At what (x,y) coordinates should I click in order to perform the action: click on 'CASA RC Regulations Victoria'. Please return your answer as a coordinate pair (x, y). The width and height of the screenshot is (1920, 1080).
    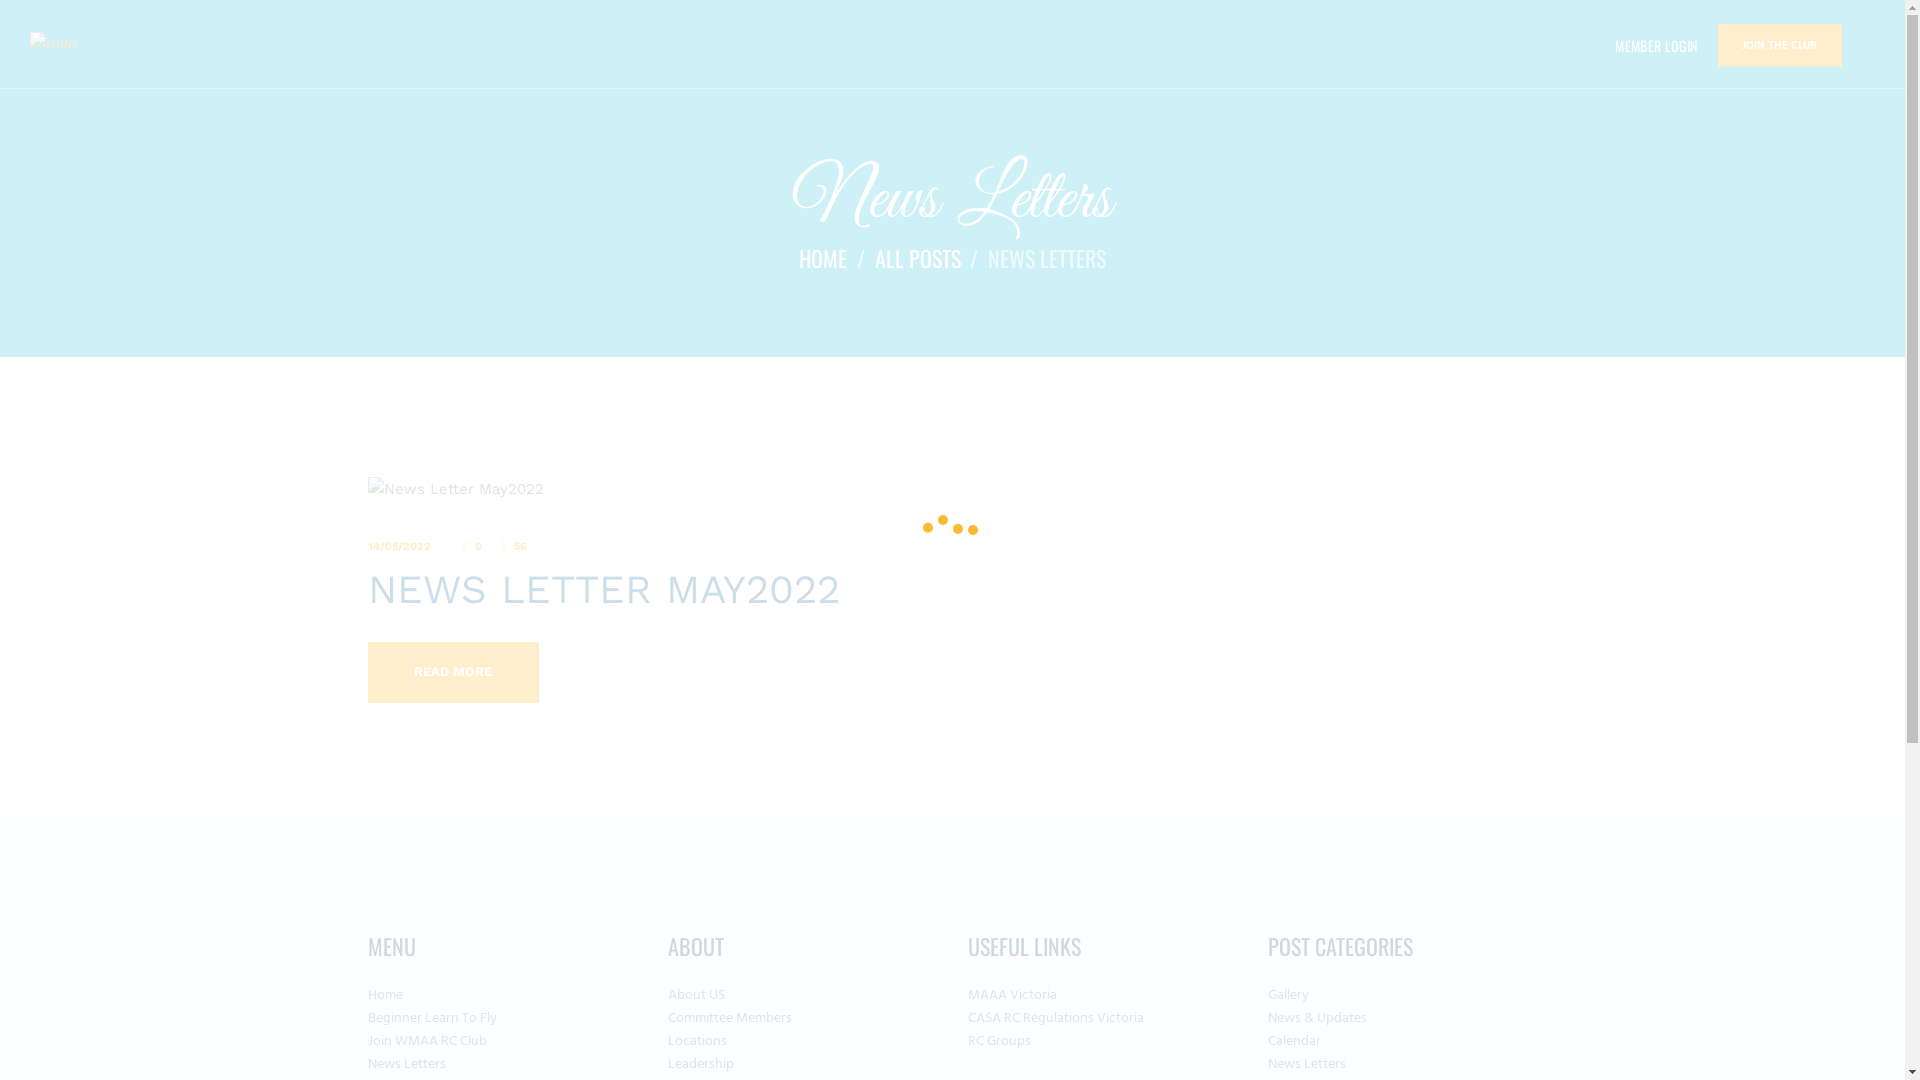
    Looking at the image, I should click on (968, 1018).